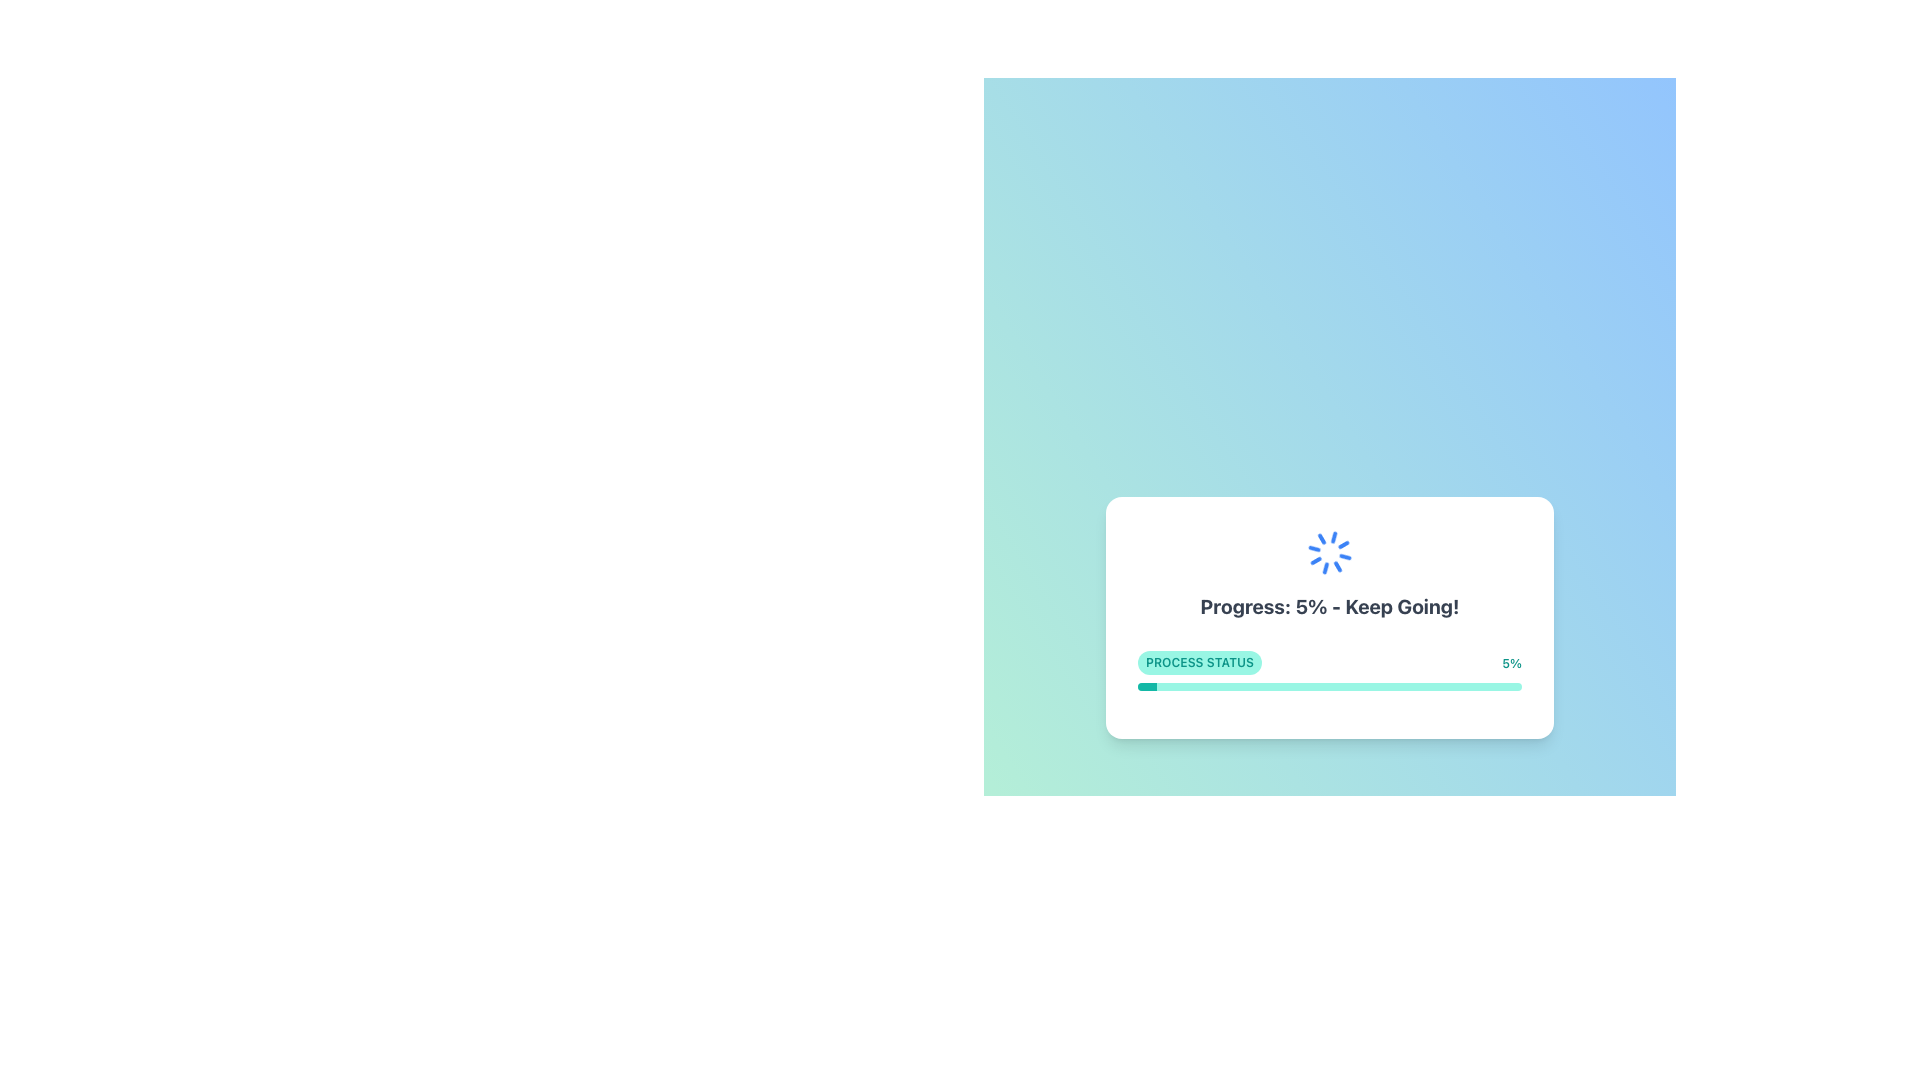  Describe the element at coordinates (1329, 667) in the screenshot. I see `the Progress bar labeled 'Process Status' which shows a percentage indicator of '5%' and has a teal background` at that location.